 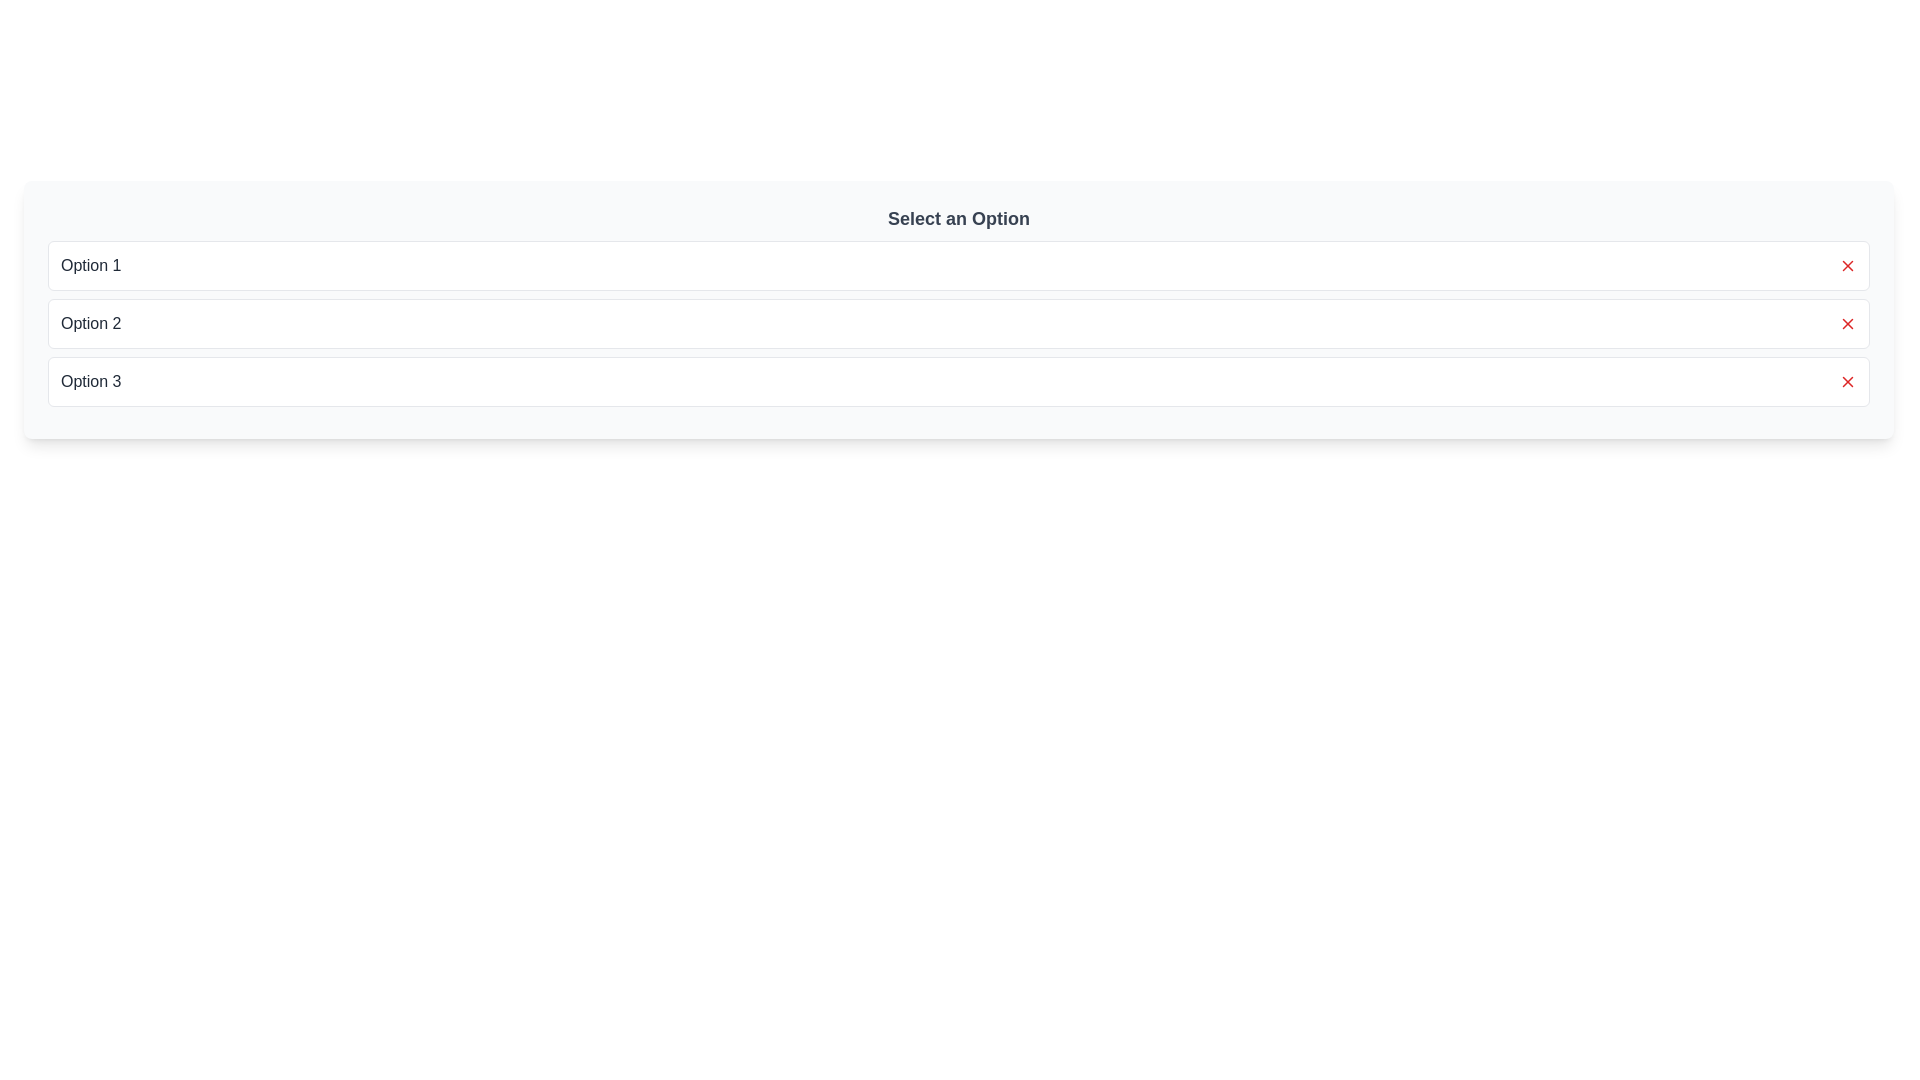 What do you see at coordinates (958, 323) in the screenshot?
I see `the second selectable list item in the 'Select an Option' menu` at bounding box center [958, 323].